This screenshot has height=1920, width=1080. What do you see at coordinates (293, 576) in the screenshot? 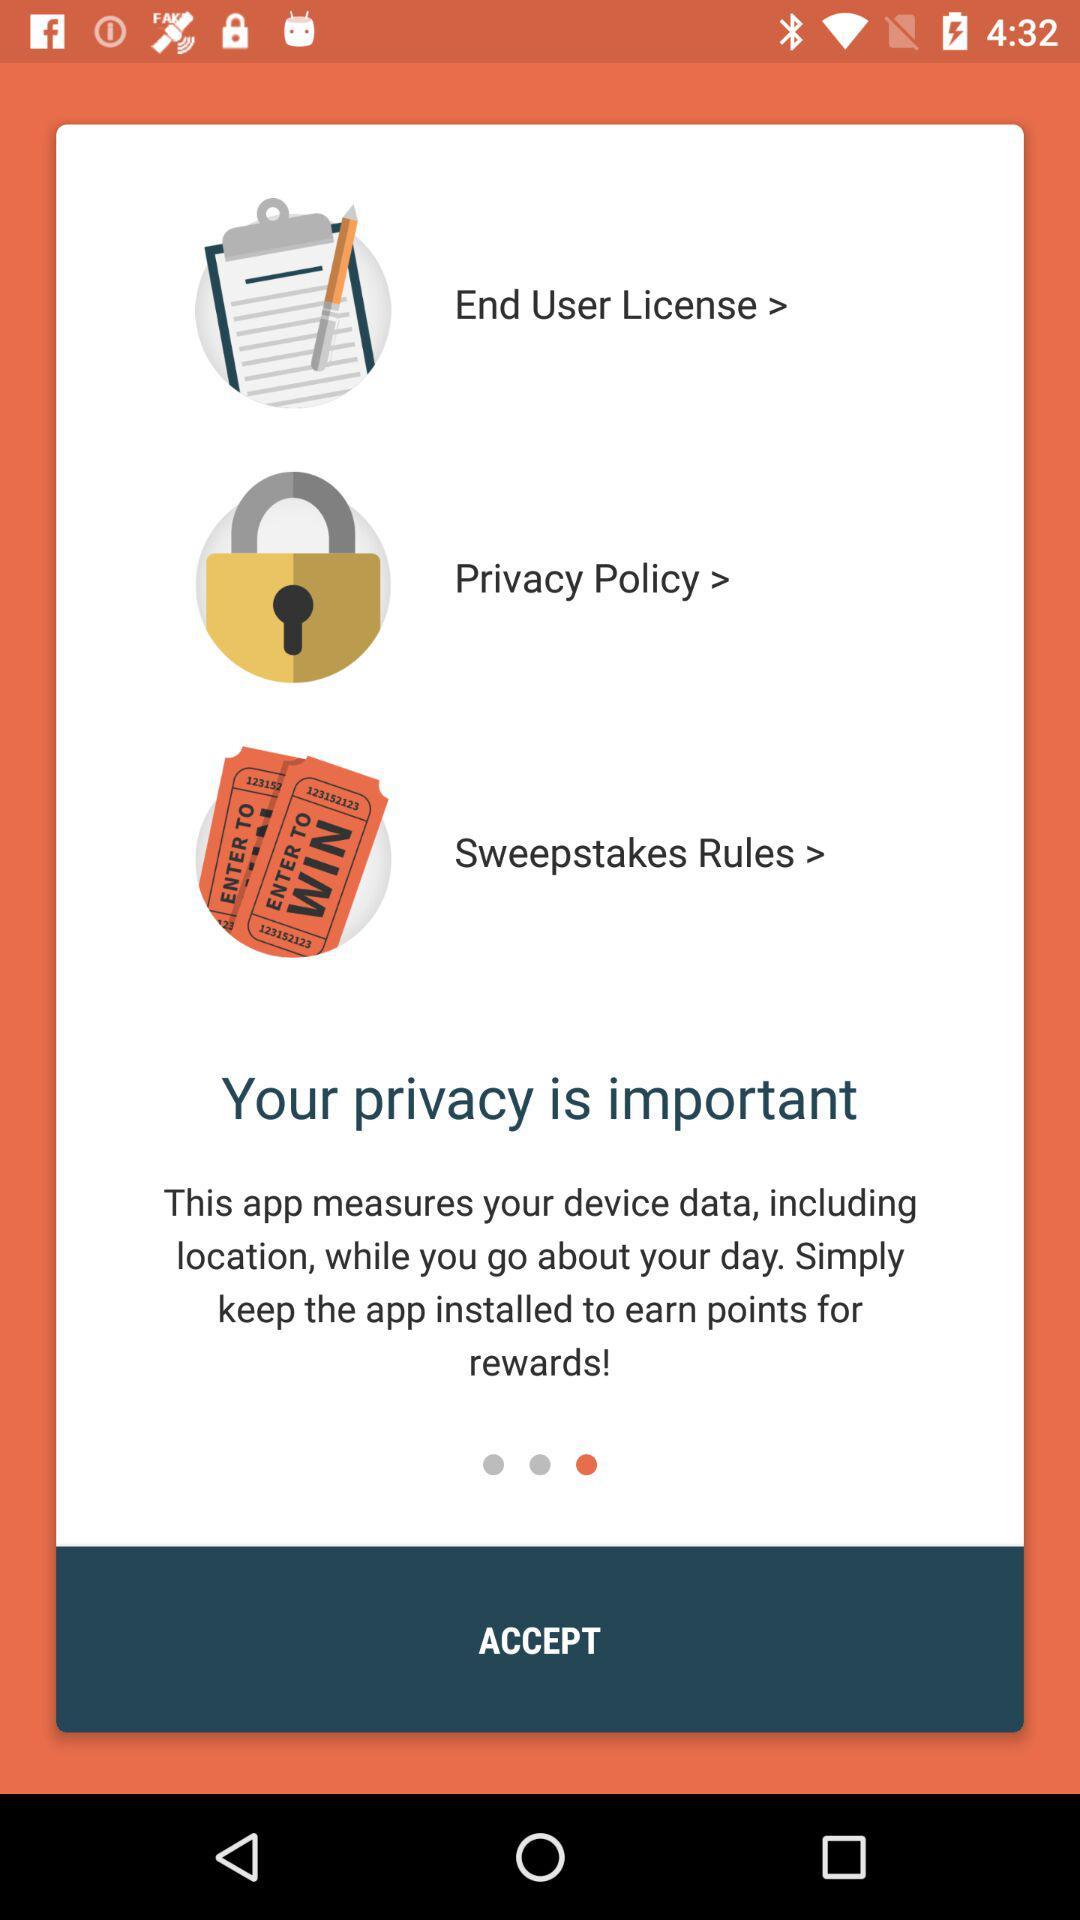
I see `open privacy policy` at bounding box center [293, 576].